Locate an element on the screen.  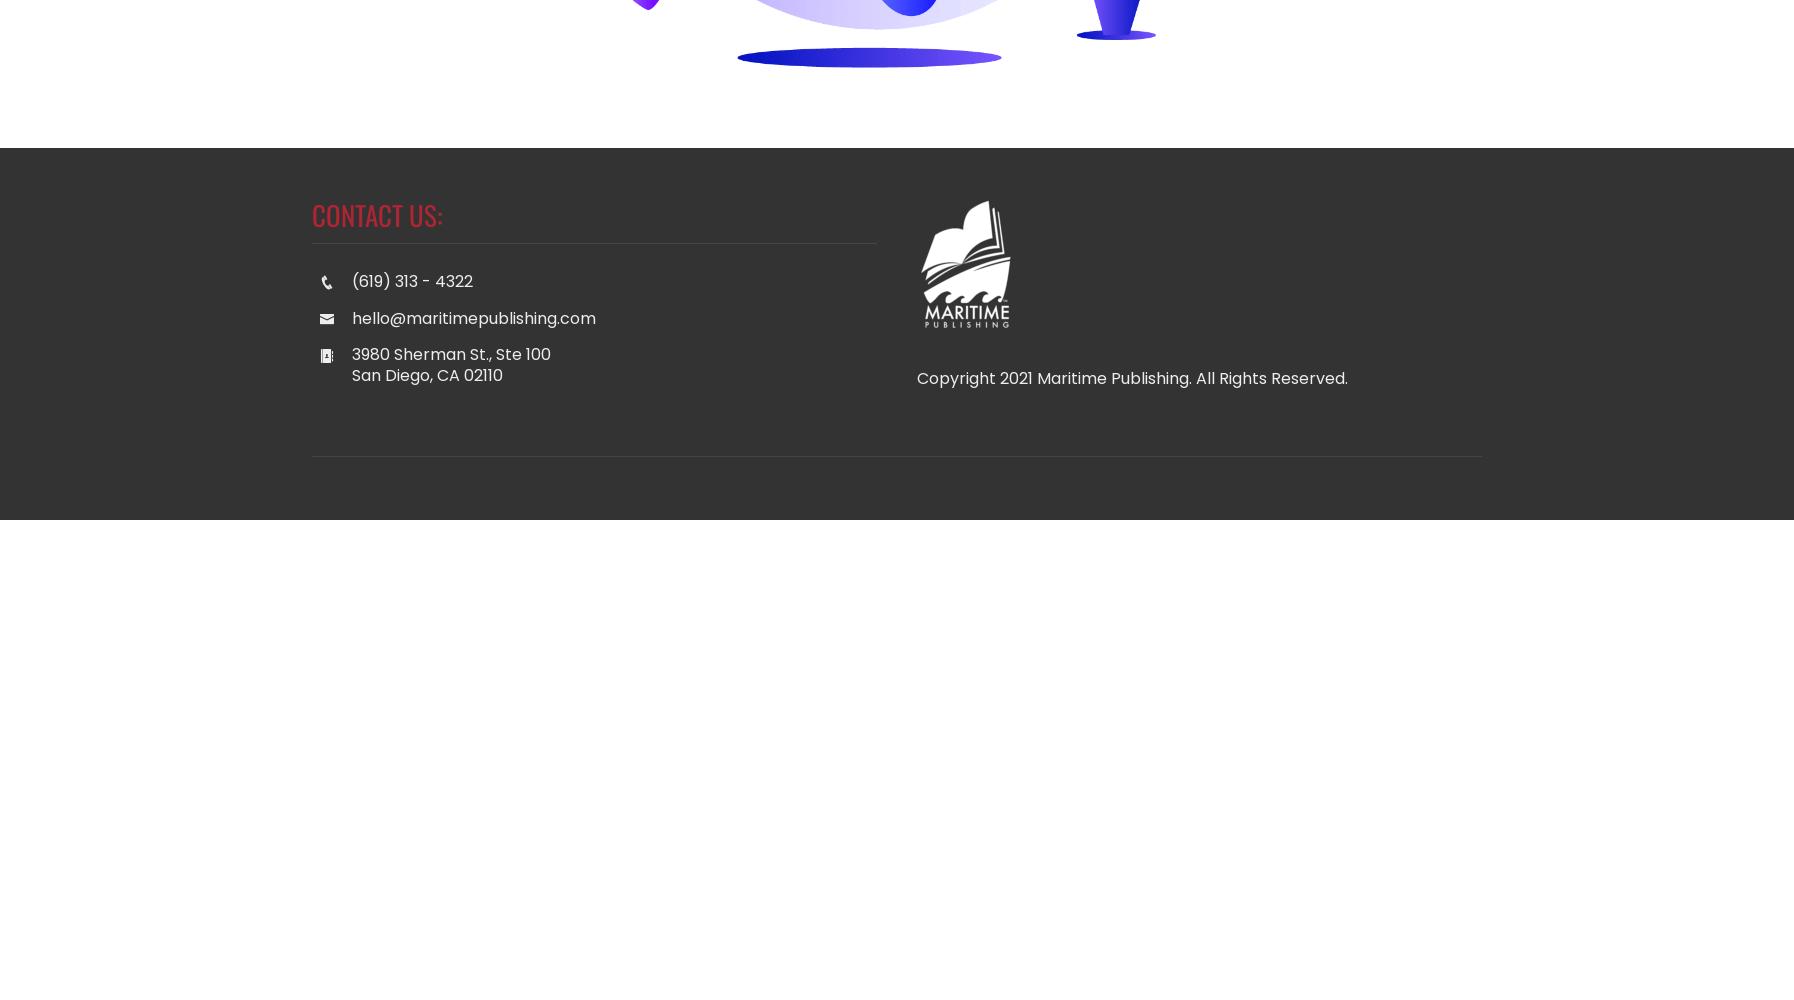
'hello@maritimepublishing.com' is located at coordinates (473, 316).